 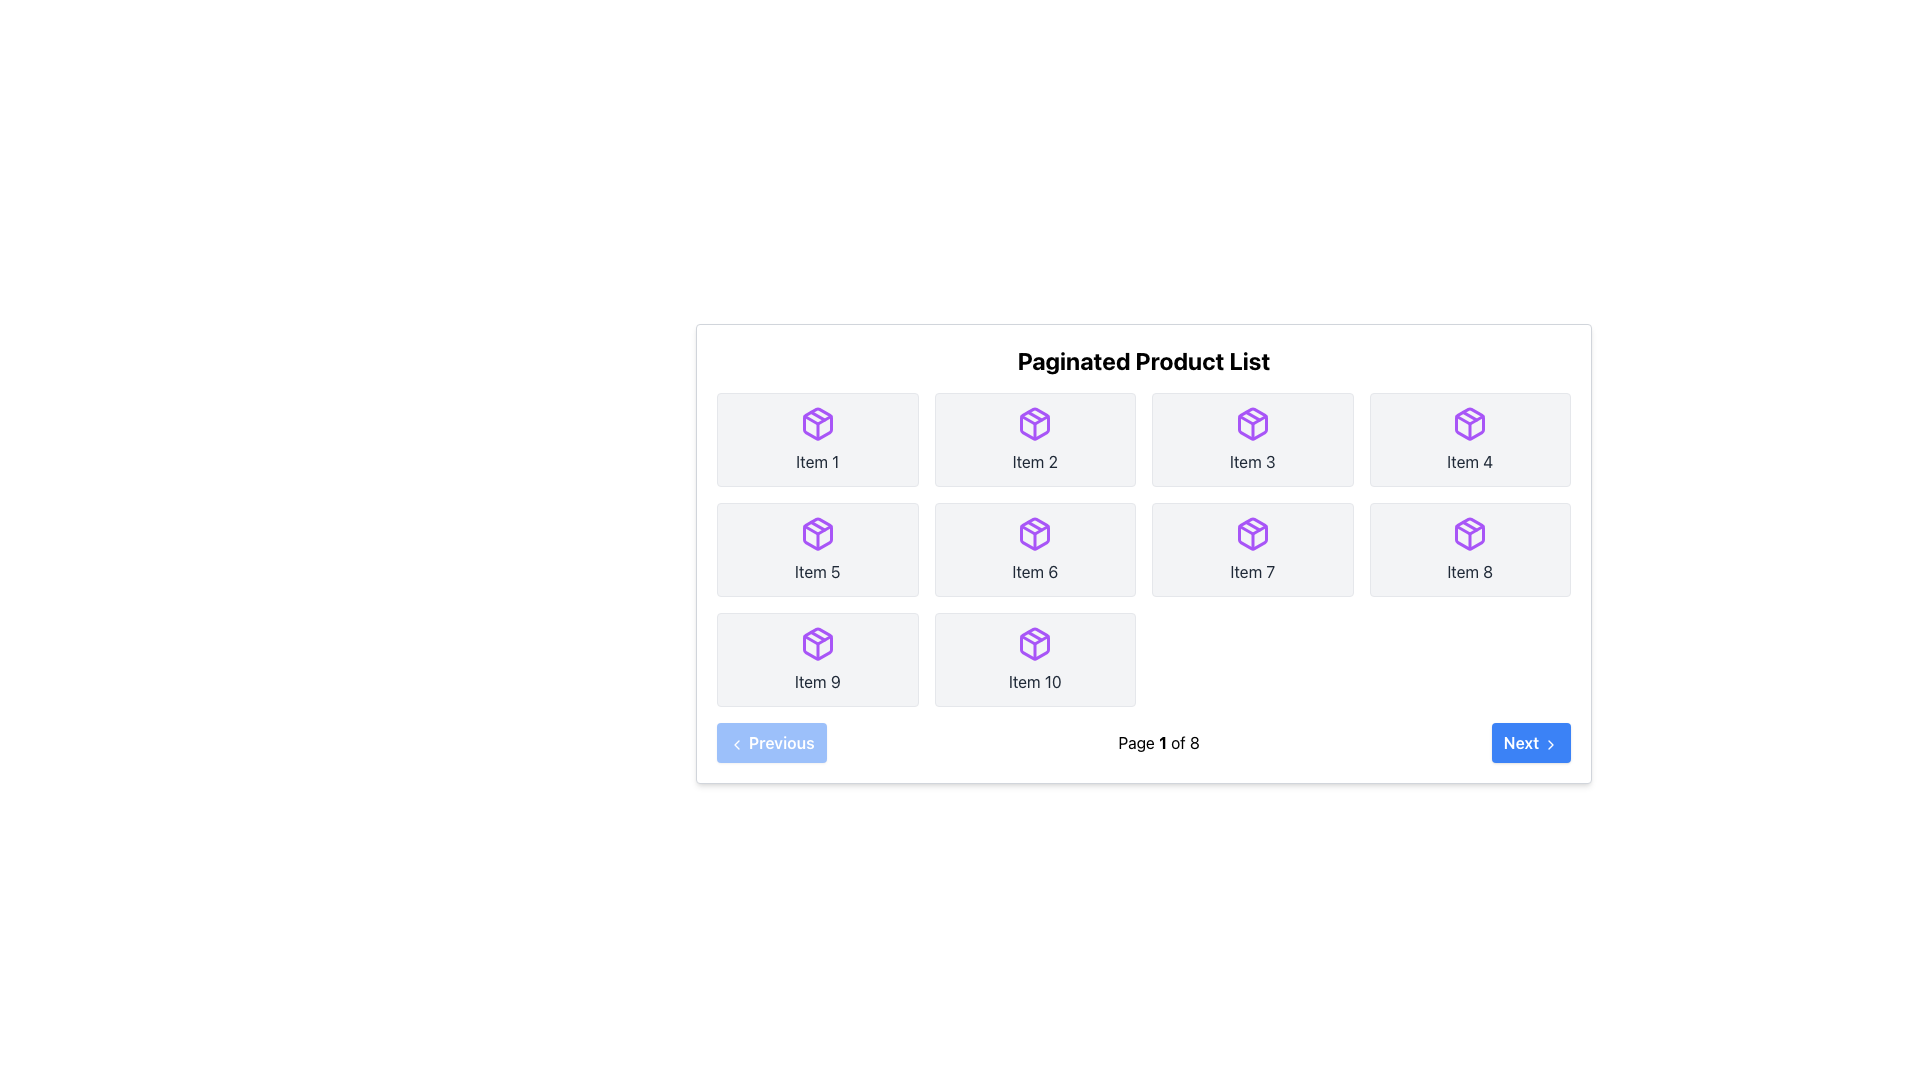 I want to click on the button labeled 'Item 1' with a purple package icon, located at the top-left position of a 2x5 grid layout, so click(x=817, y=438).